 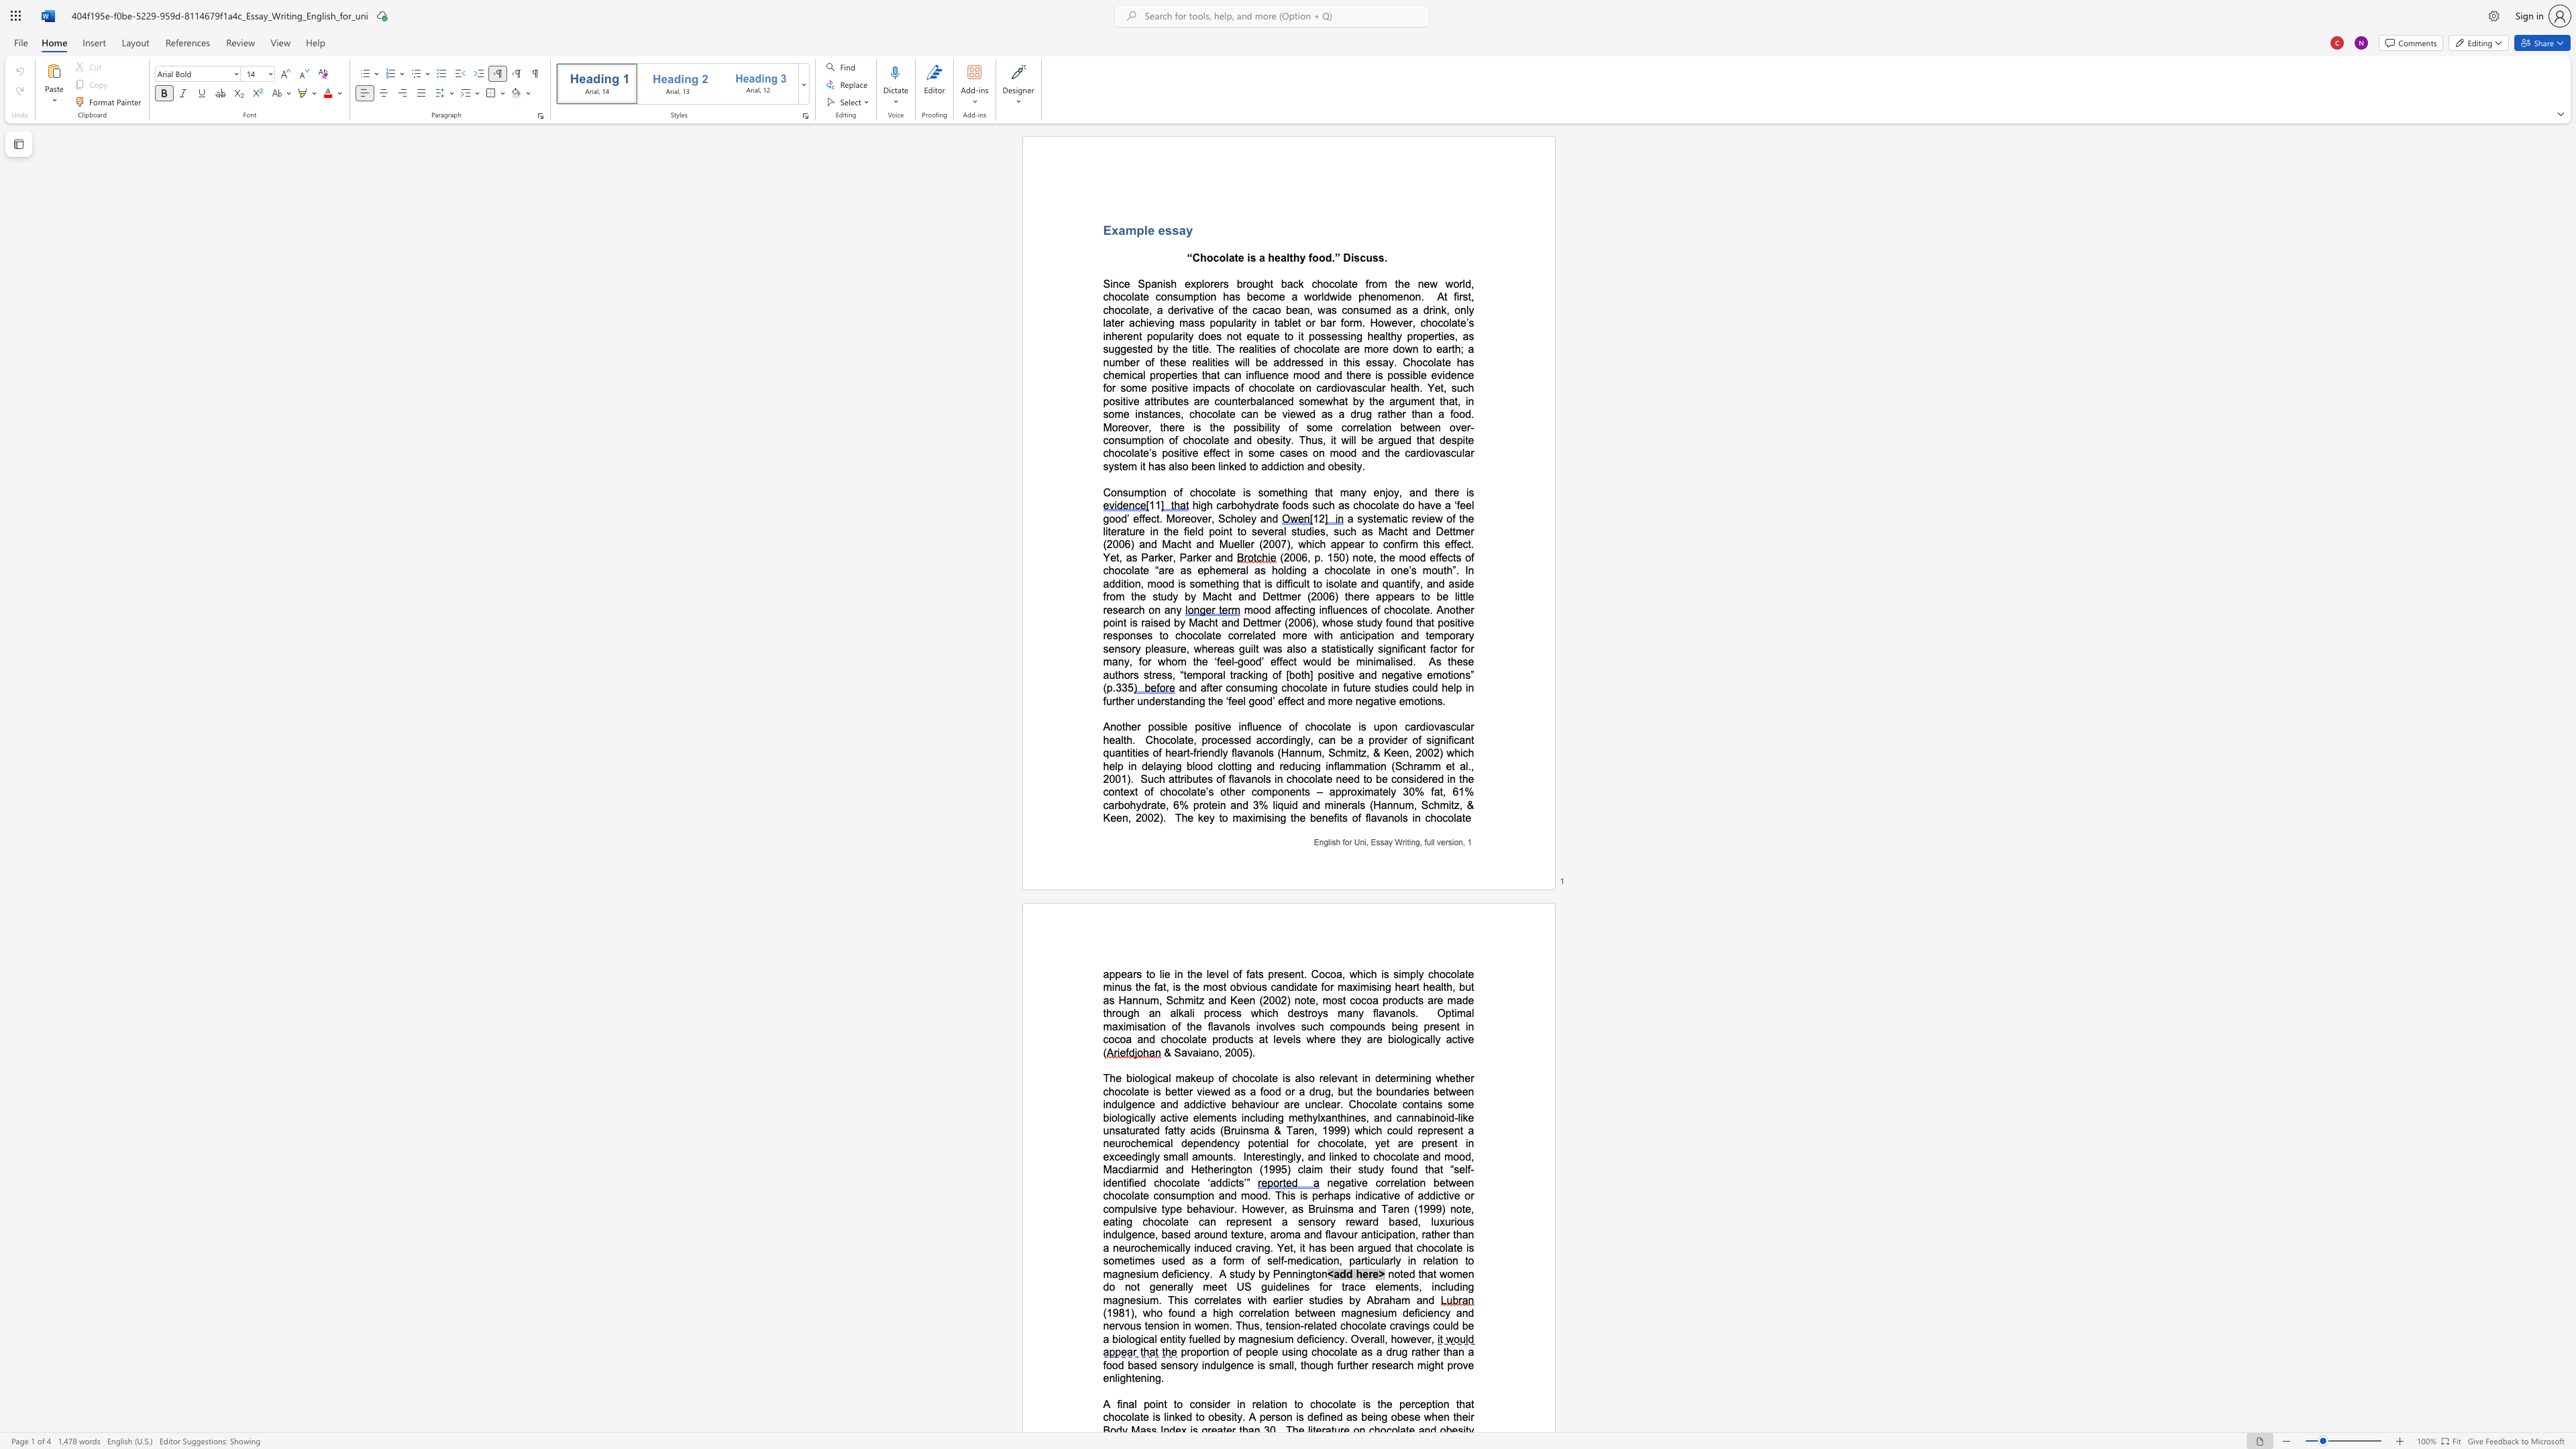 I want to click on the subset text "to co" within the text "appear to confirm", so click(x=1368, y=543).